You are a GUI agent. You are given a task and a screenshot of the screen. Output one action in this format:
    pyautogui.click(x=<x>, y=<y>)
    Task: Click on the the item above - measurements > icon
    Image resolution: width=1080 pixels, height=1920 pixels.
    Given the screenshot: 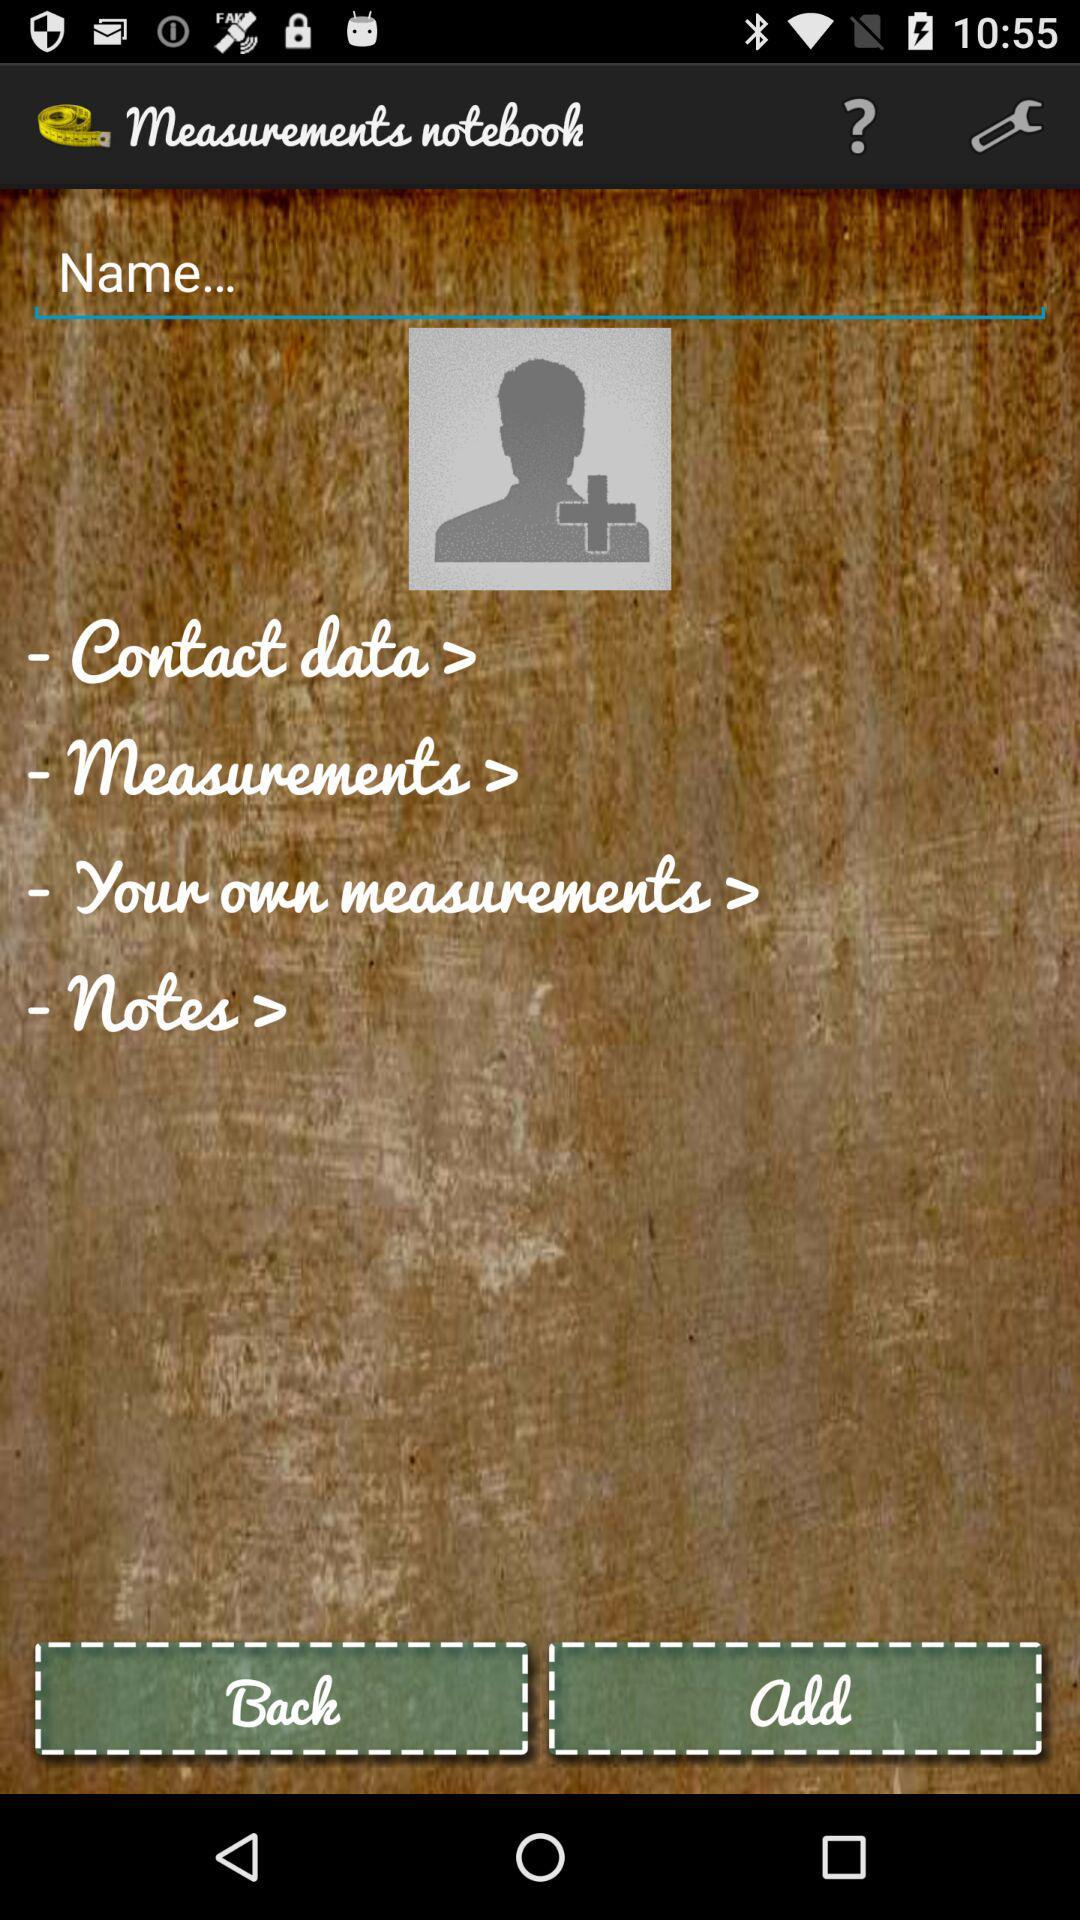 What is the action you would take?
    pyautogui.click(x=250, y=649)
    